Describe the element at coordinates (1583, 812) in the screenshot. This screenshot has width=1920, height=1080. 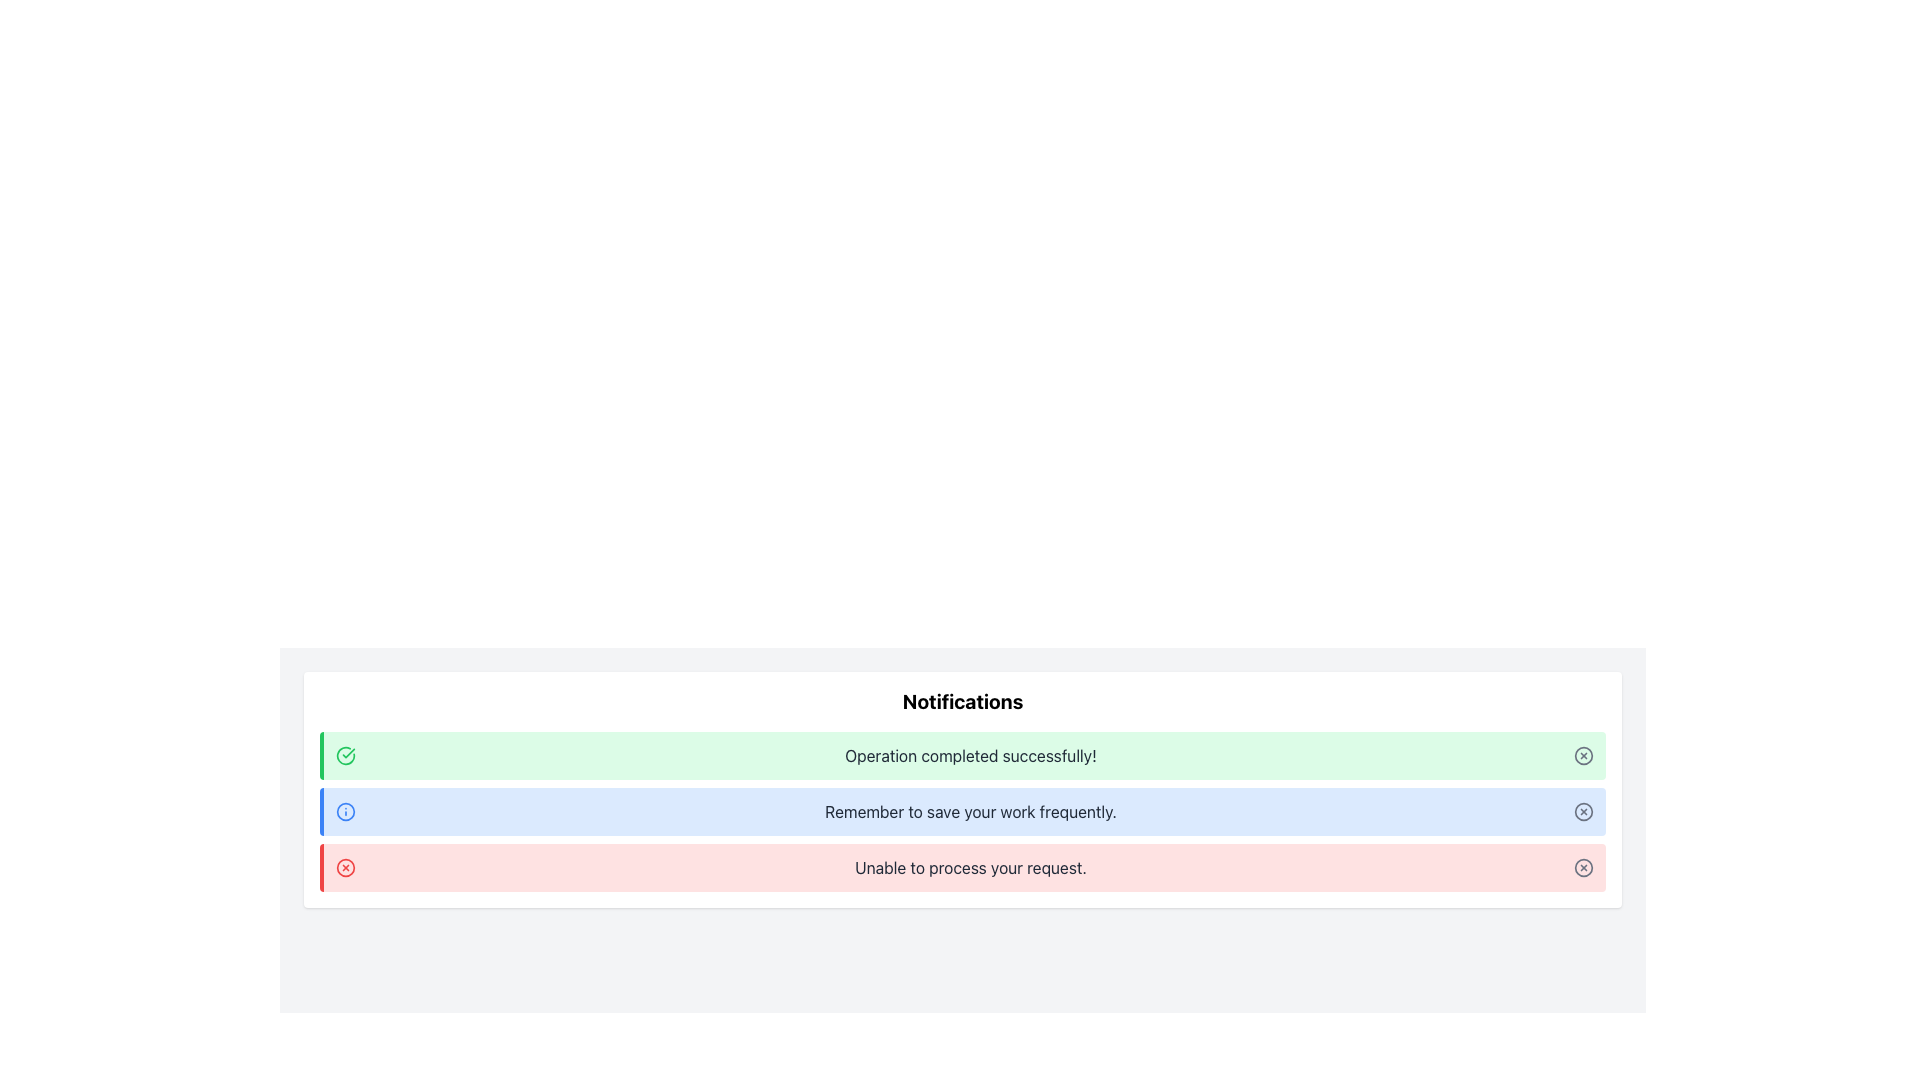
I see `the button located at the right end of the notification message bar` at that location.